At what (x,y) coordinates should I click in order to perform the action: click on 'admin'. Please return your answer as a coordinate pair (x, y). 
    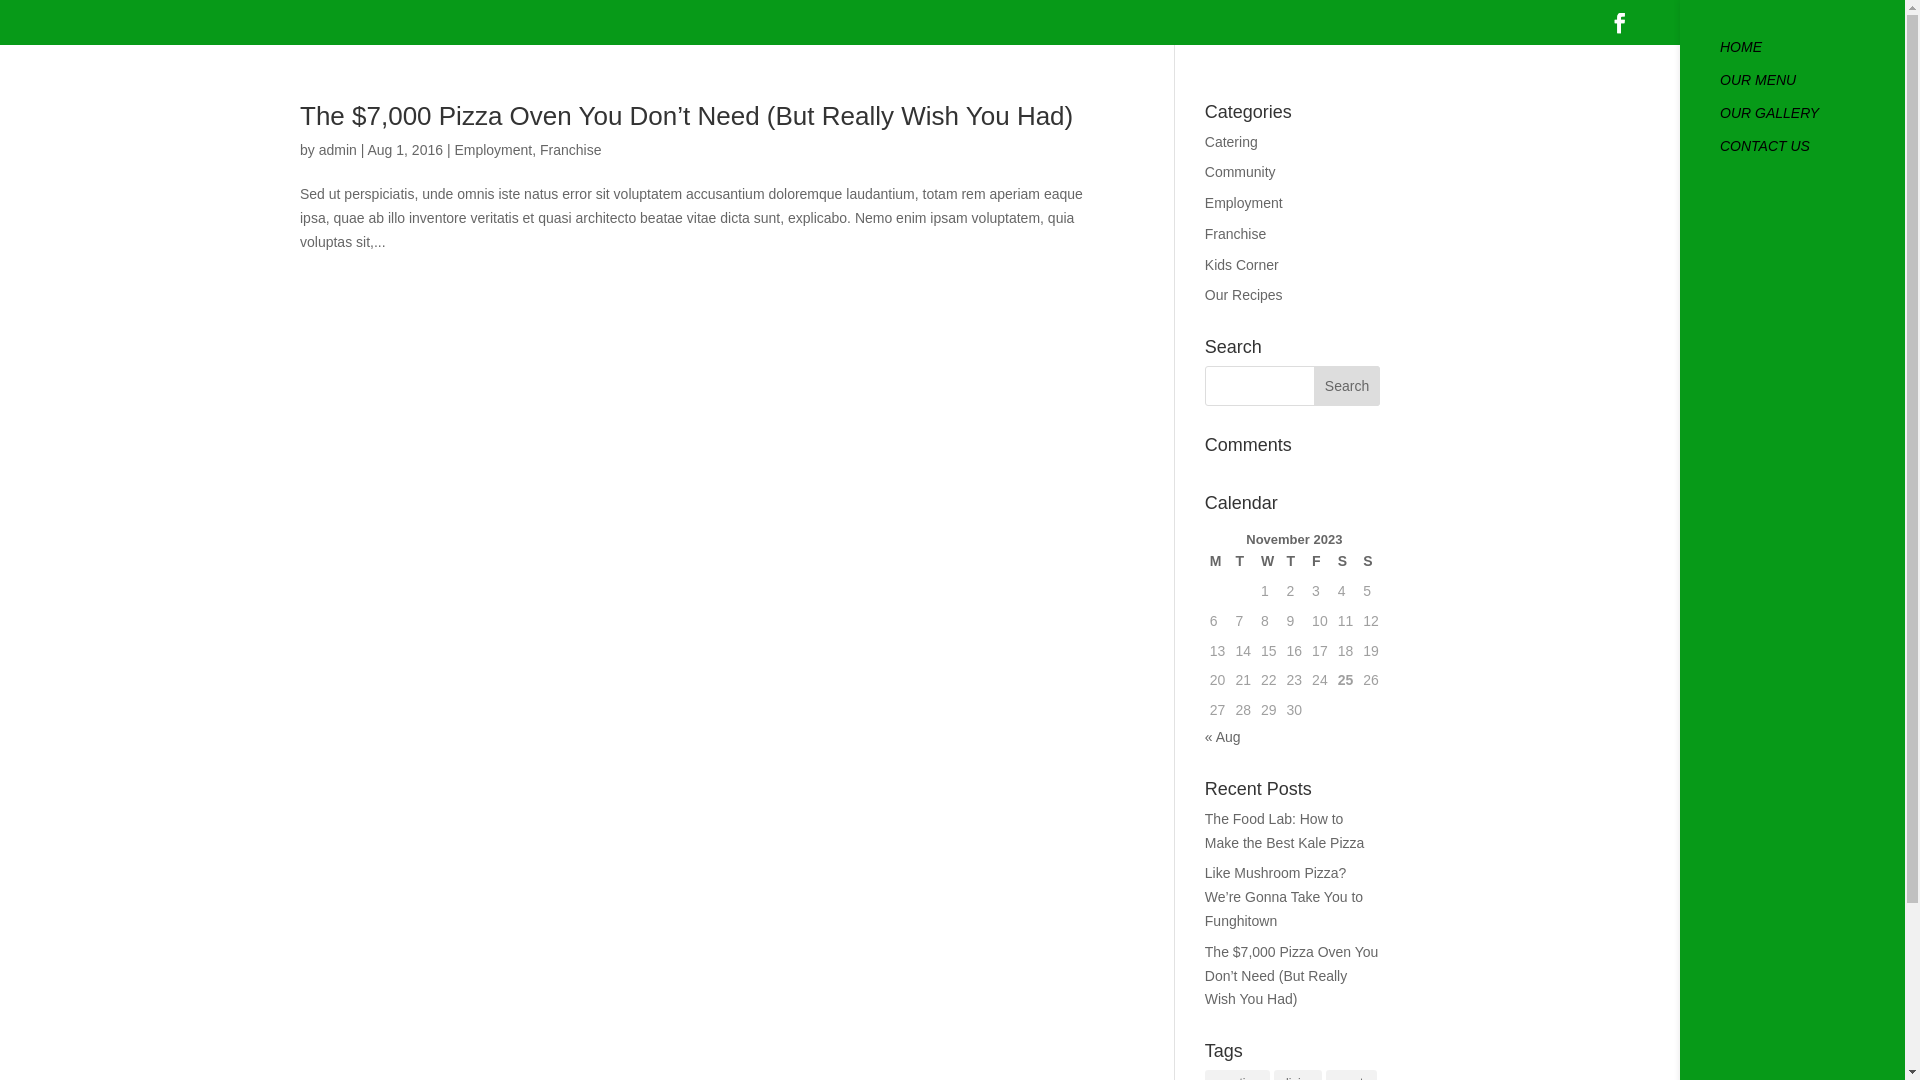
    Looking at the image, I should click on (337, 149).